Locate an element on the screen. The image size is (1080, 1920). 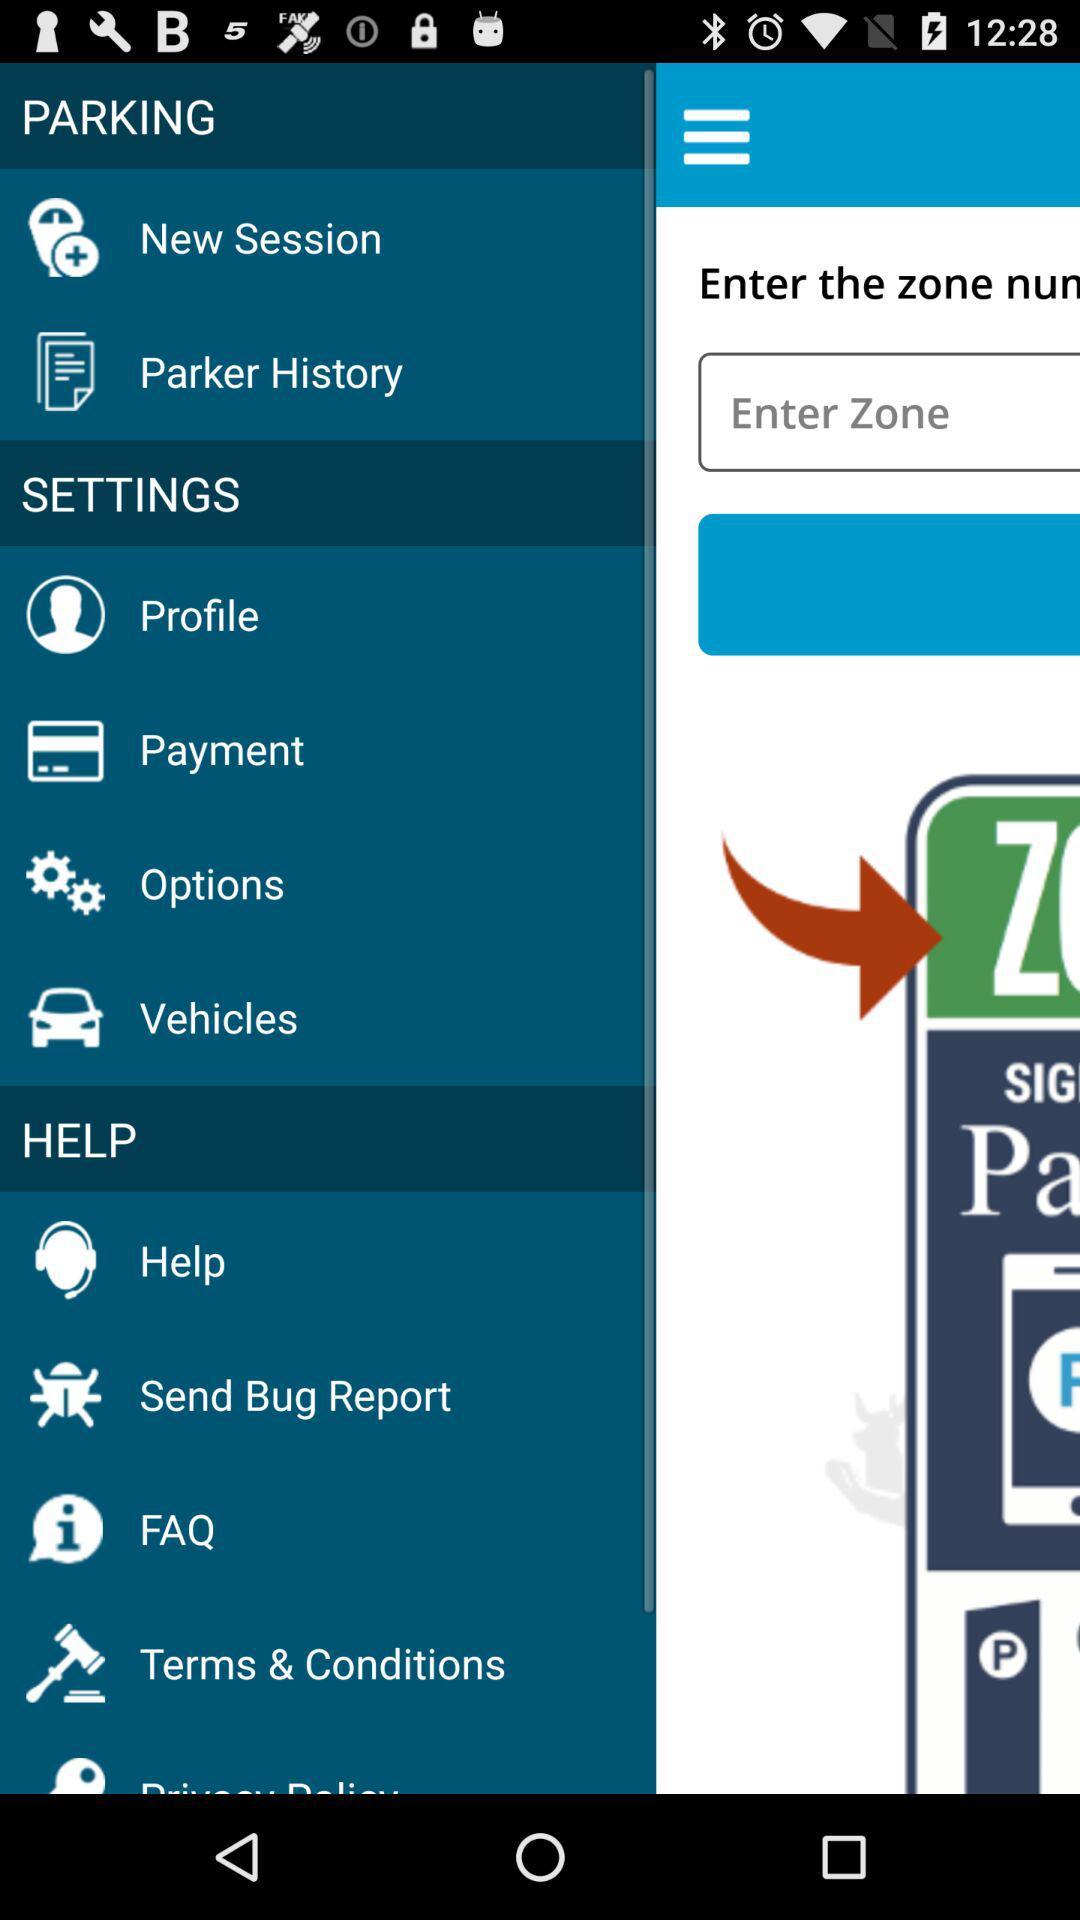
the vehicles item is located at coordinates (219, 1017).